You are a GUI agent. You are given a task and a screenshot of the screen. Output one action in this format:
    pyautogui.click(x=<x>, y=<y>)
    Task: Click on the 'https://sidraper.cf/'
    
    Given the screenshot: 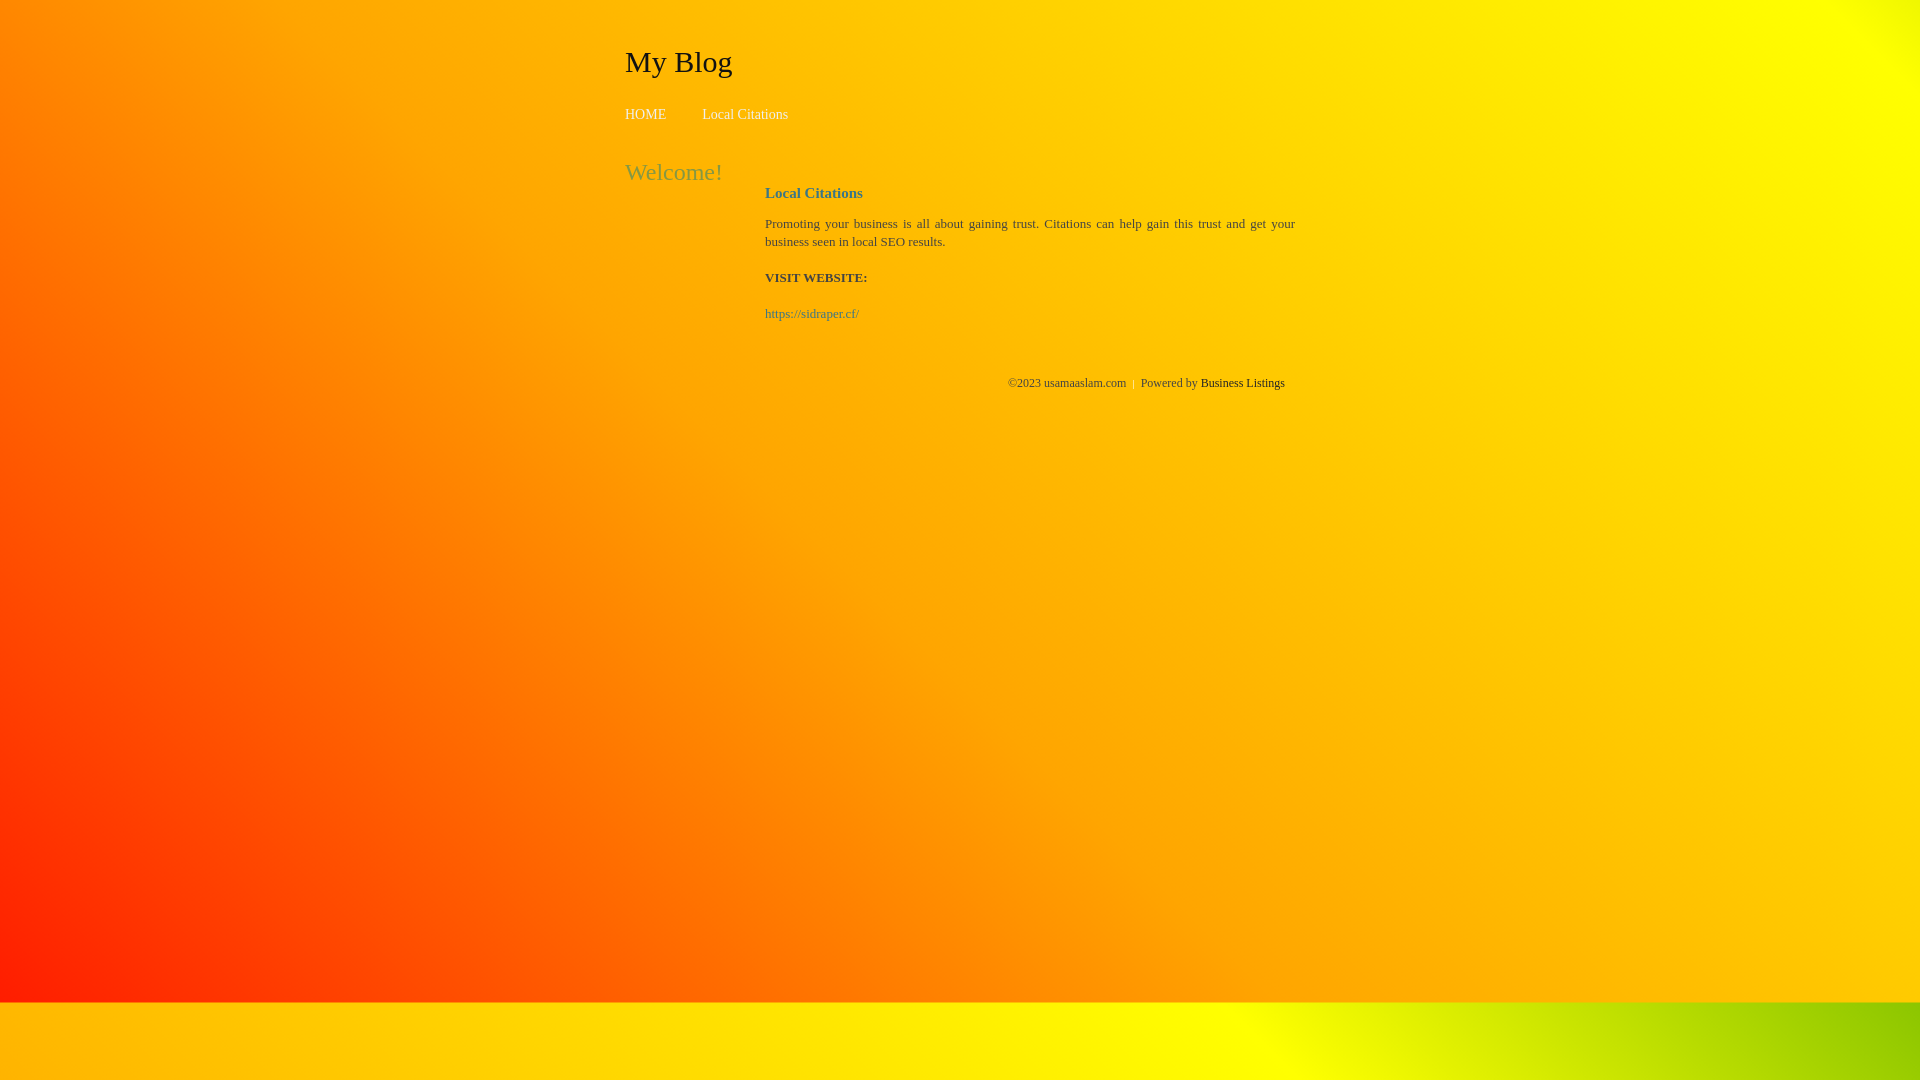 What is the action you would take?
    pyautogui.click(x=811, y=313)
    